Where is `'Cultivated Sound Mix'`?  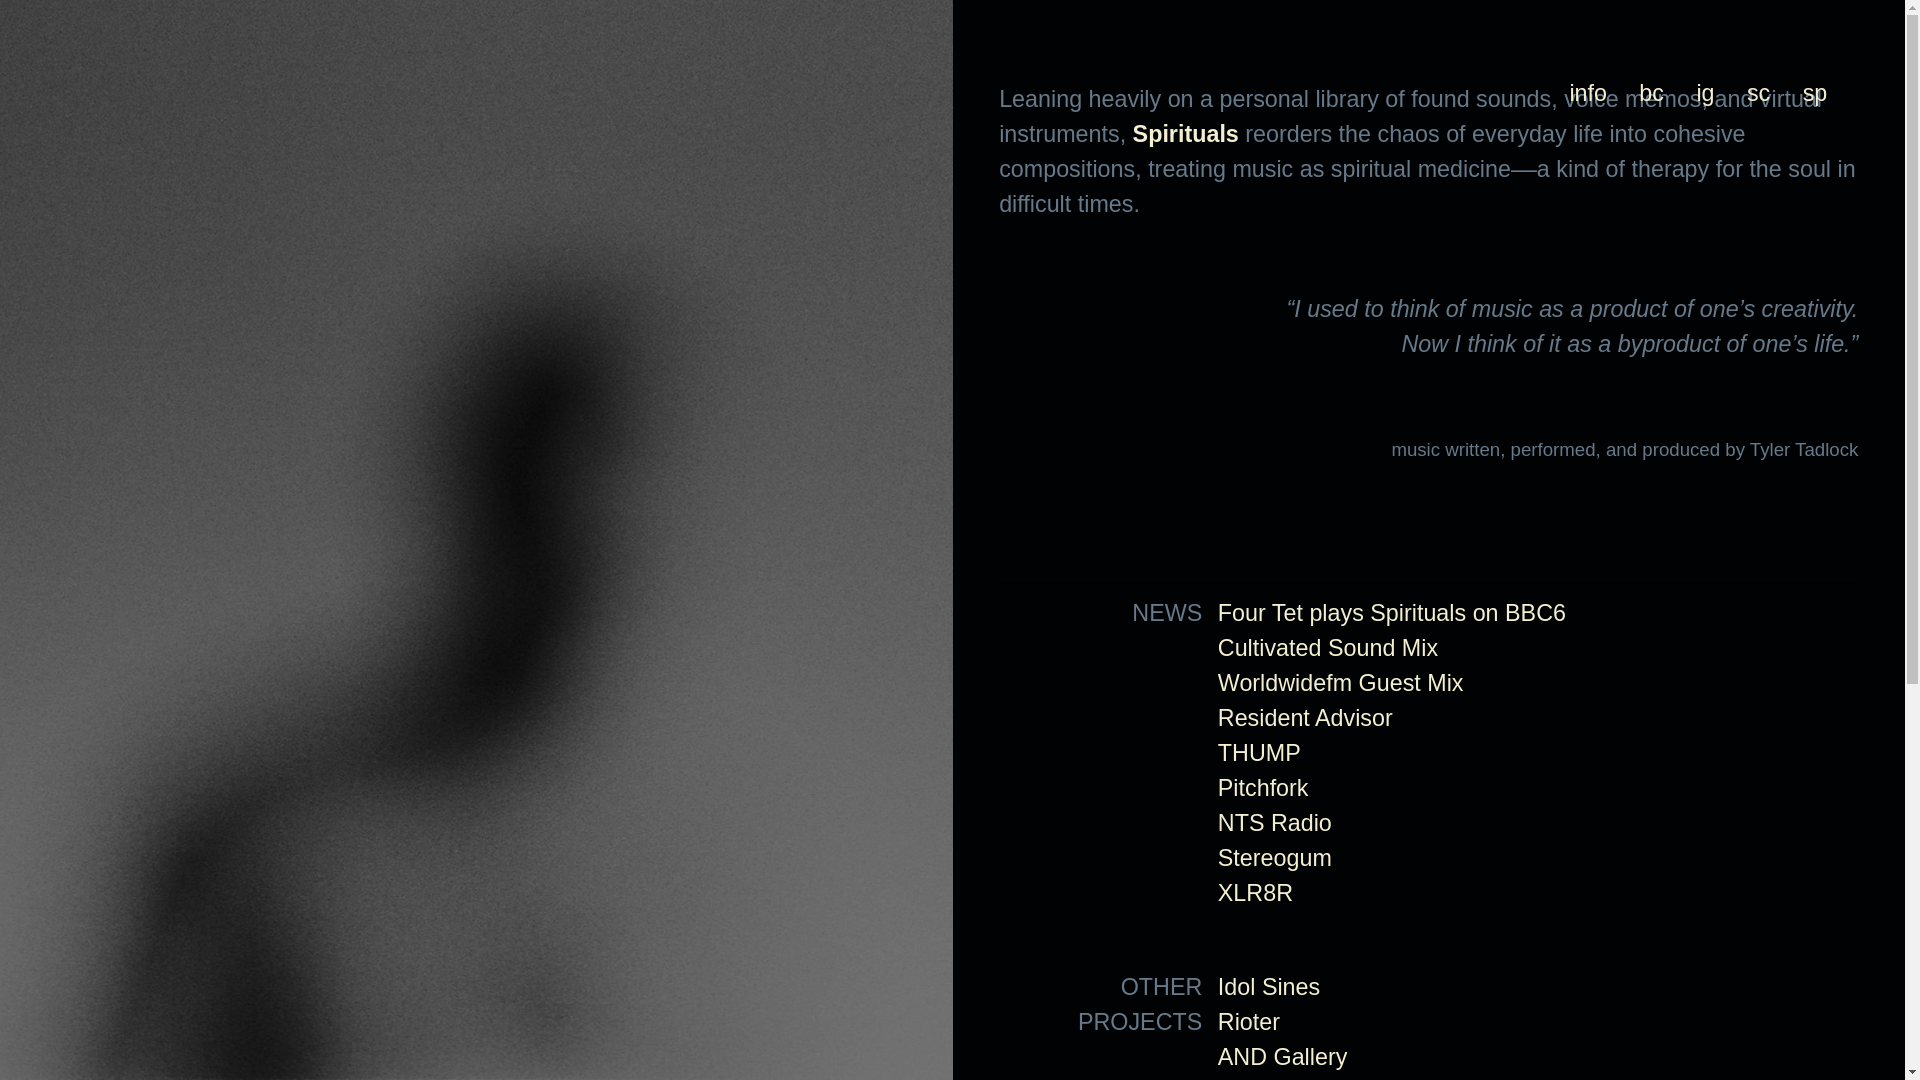
'Cultivated Sound Mix' is located at coordinates (1328, 648).